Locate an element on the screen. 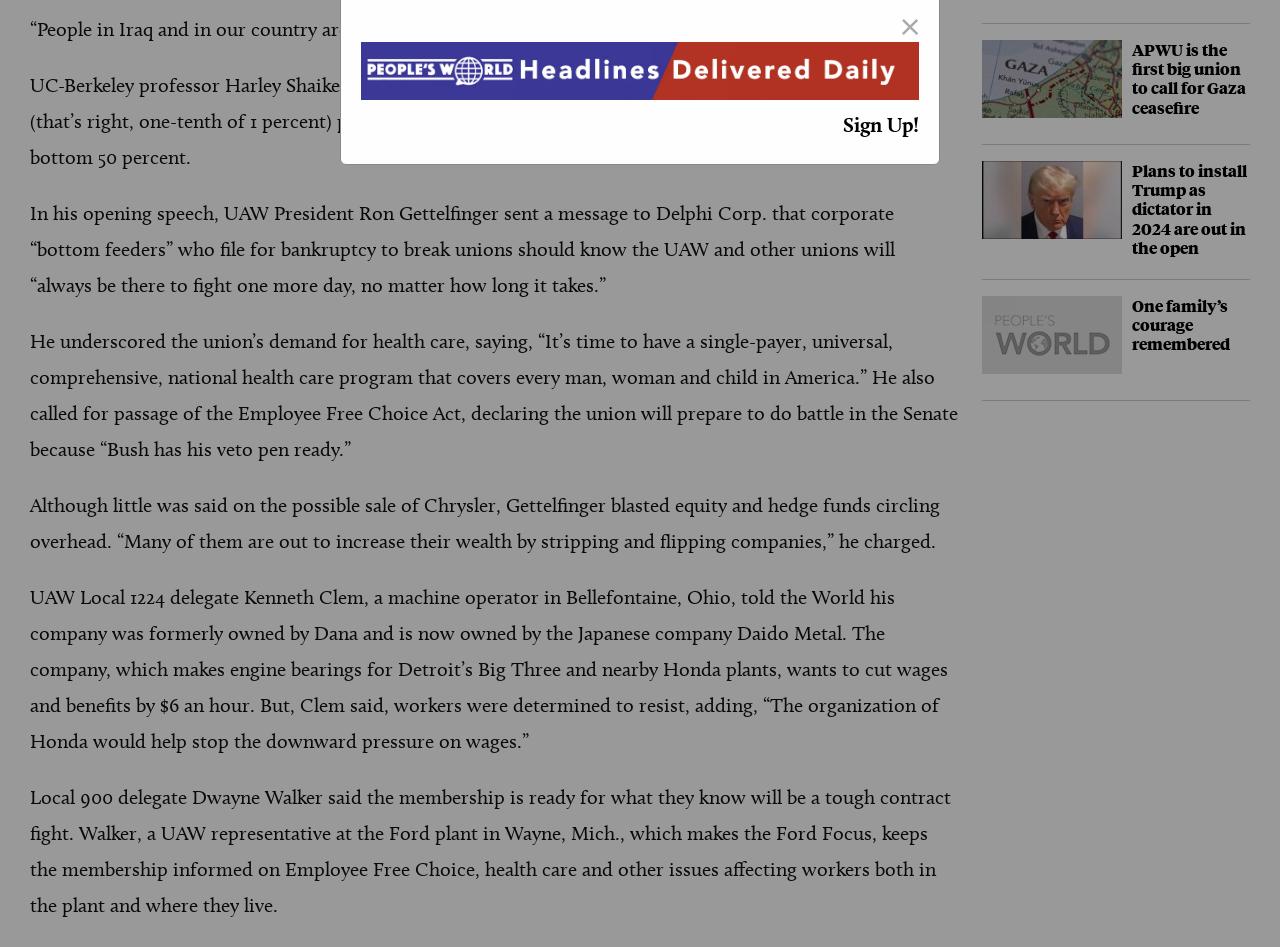 Image resolution: width=1280 pixels, height=947 pixels. 'Local 900 delegate Dwayne Walker said the membership is ready for what they know will be a tough contract fight. Walker, a UAW representative at the Ford plant in Wayne, Mich., which makes the Ford Focus, keeps the membership informed on Employee Free Choice, health care and other issues affecting workers both in the plant and where they live.' is located at coordinates (490, 850).